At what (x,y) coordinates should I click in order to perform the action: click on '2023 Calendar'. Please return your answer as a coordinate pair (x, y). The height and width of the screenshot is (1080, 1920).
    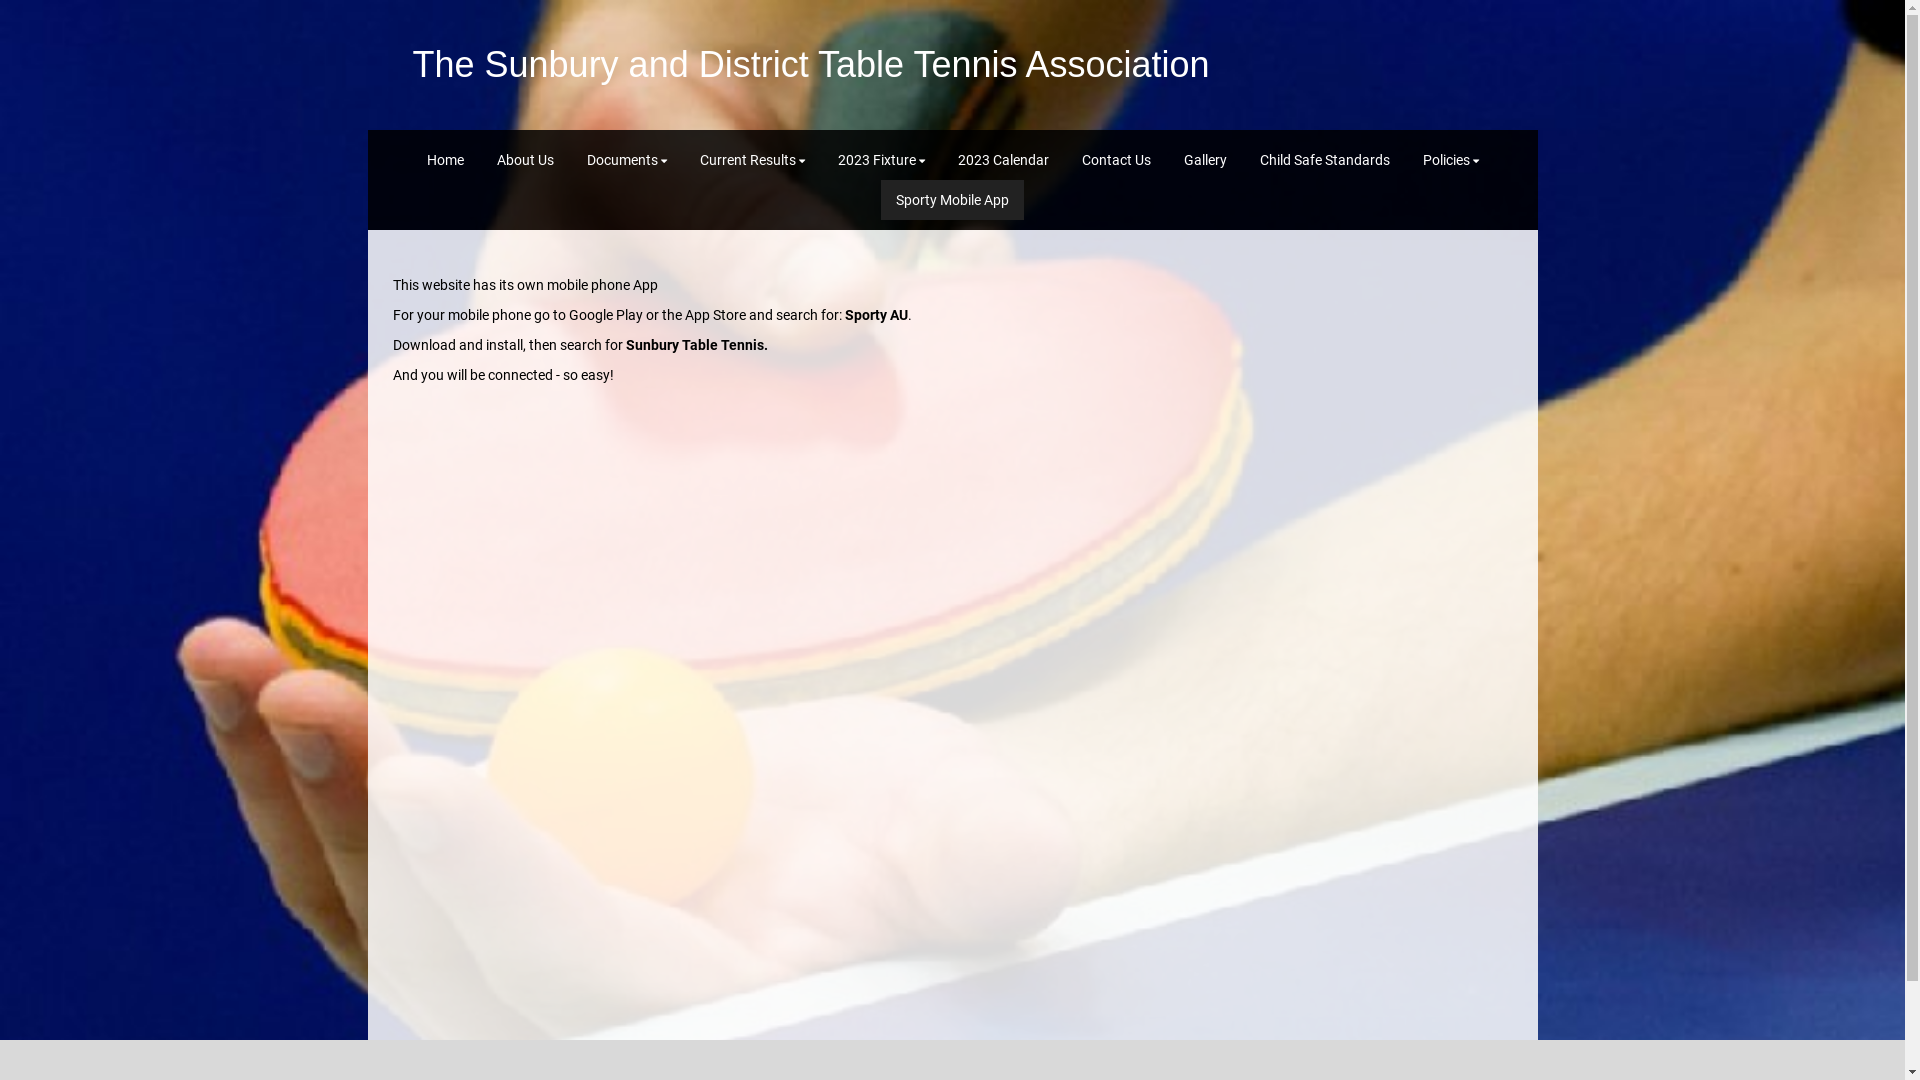
    Looking at the image, I should click on (1002, 158).